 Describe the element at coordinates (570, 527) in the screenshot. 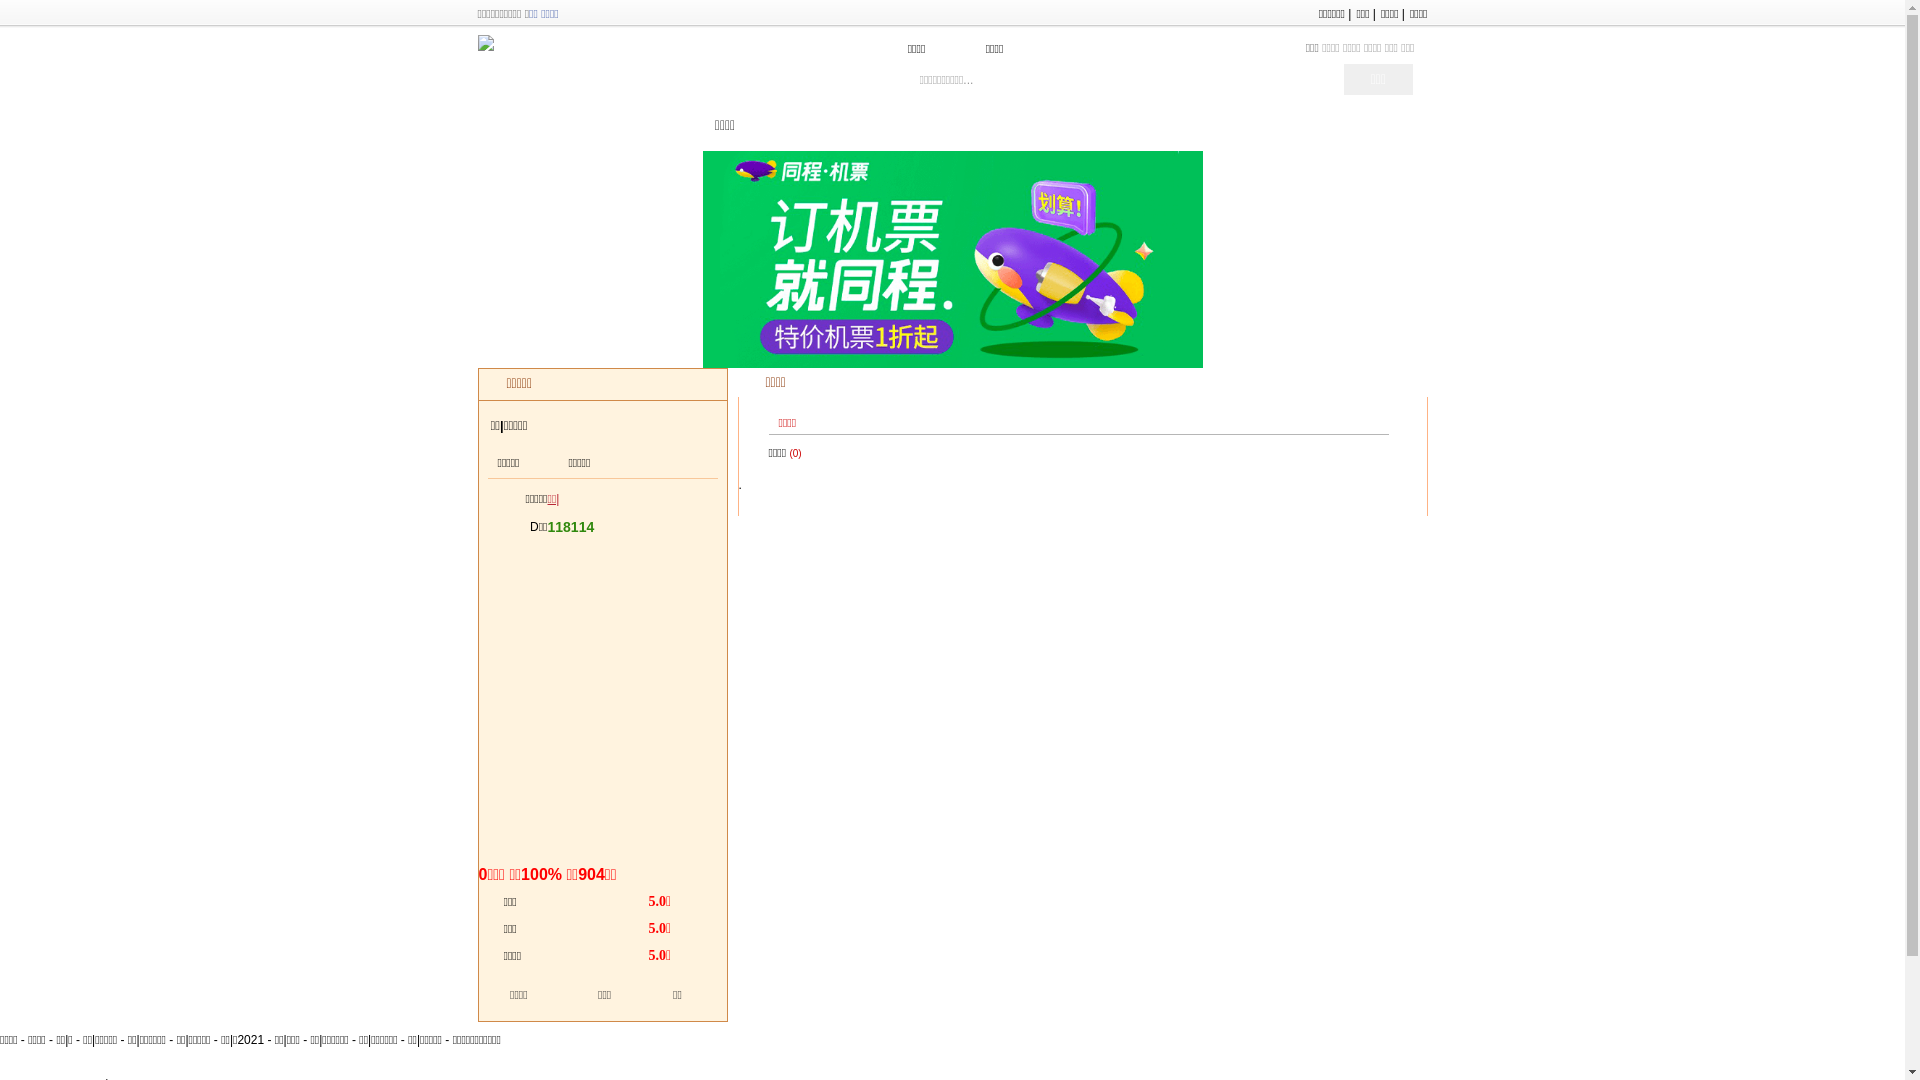

I see `'118114'` at that location.